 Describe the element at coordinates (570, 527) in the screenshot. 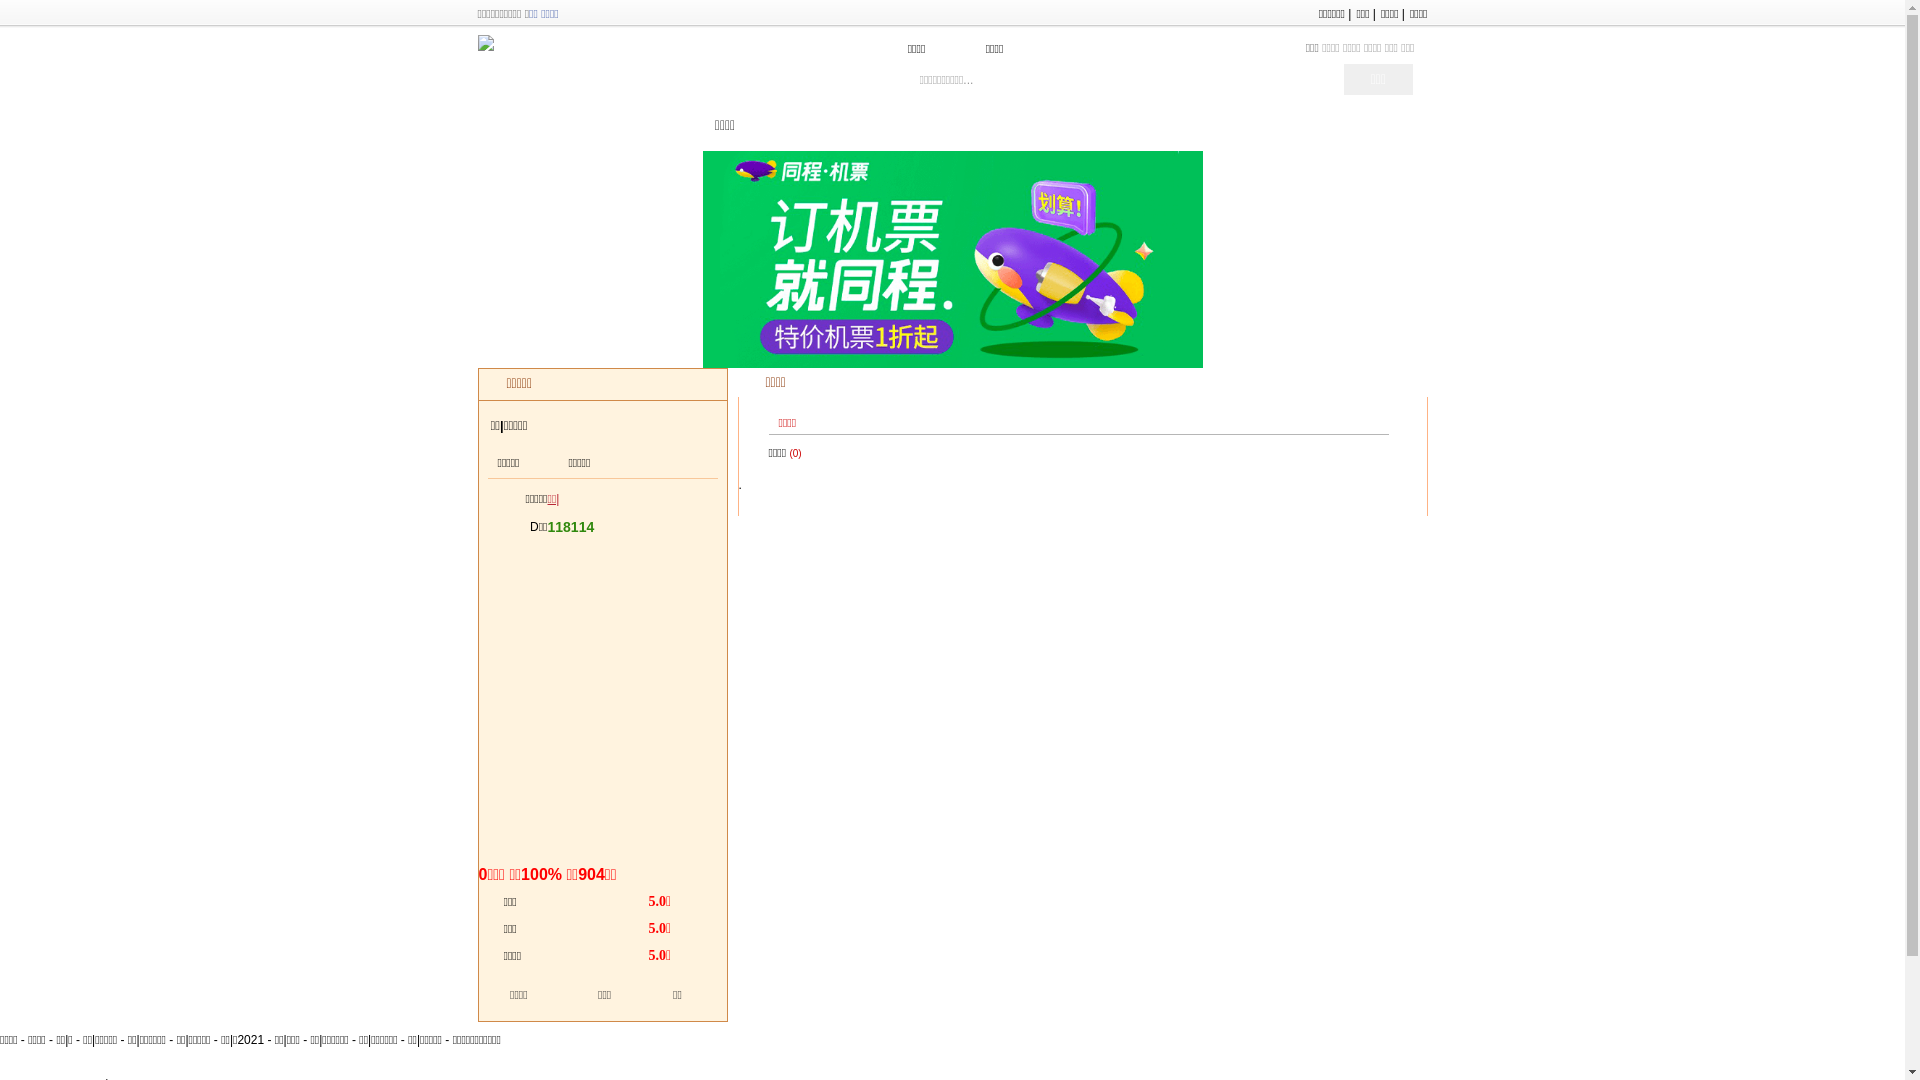

I see `'118114'` at that location.